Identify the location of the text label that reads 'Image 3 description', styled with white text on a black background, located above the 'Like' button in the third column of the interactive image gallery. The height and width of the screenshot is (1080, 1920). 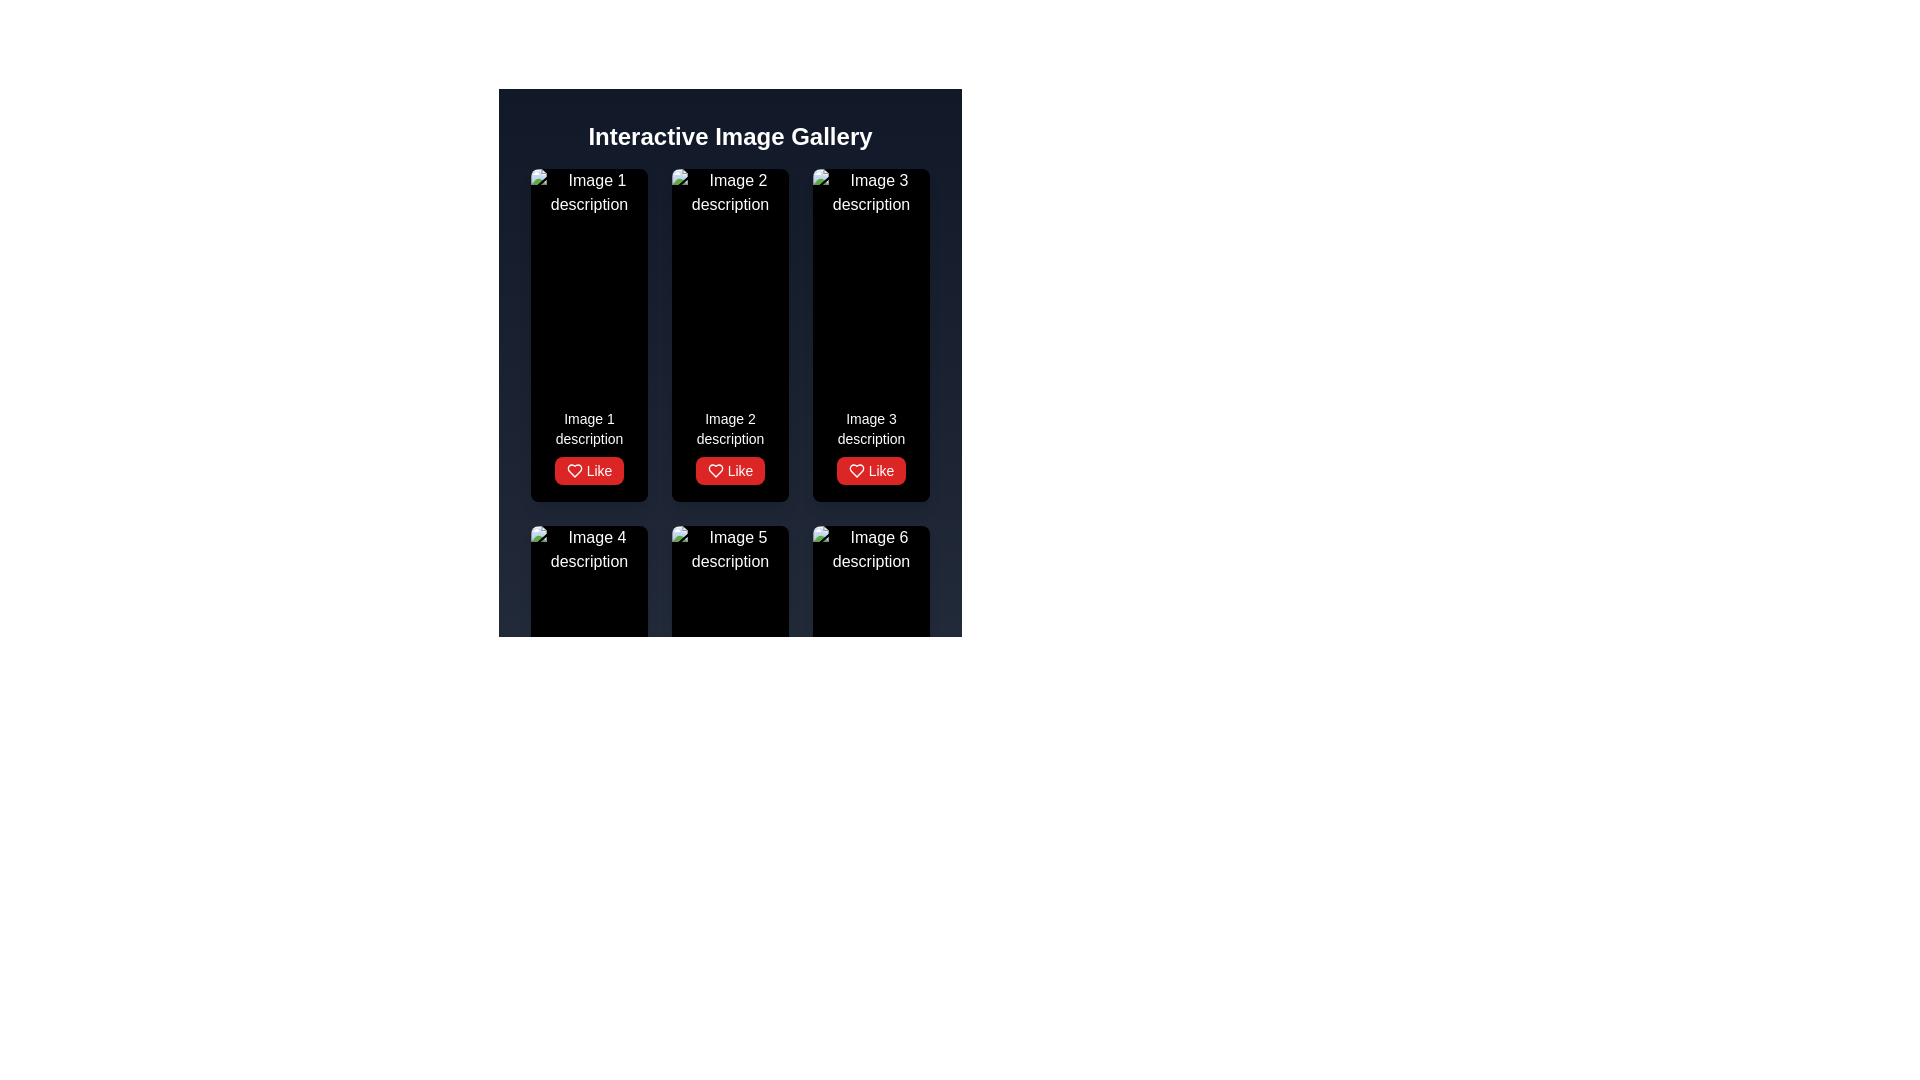
(871, 427).